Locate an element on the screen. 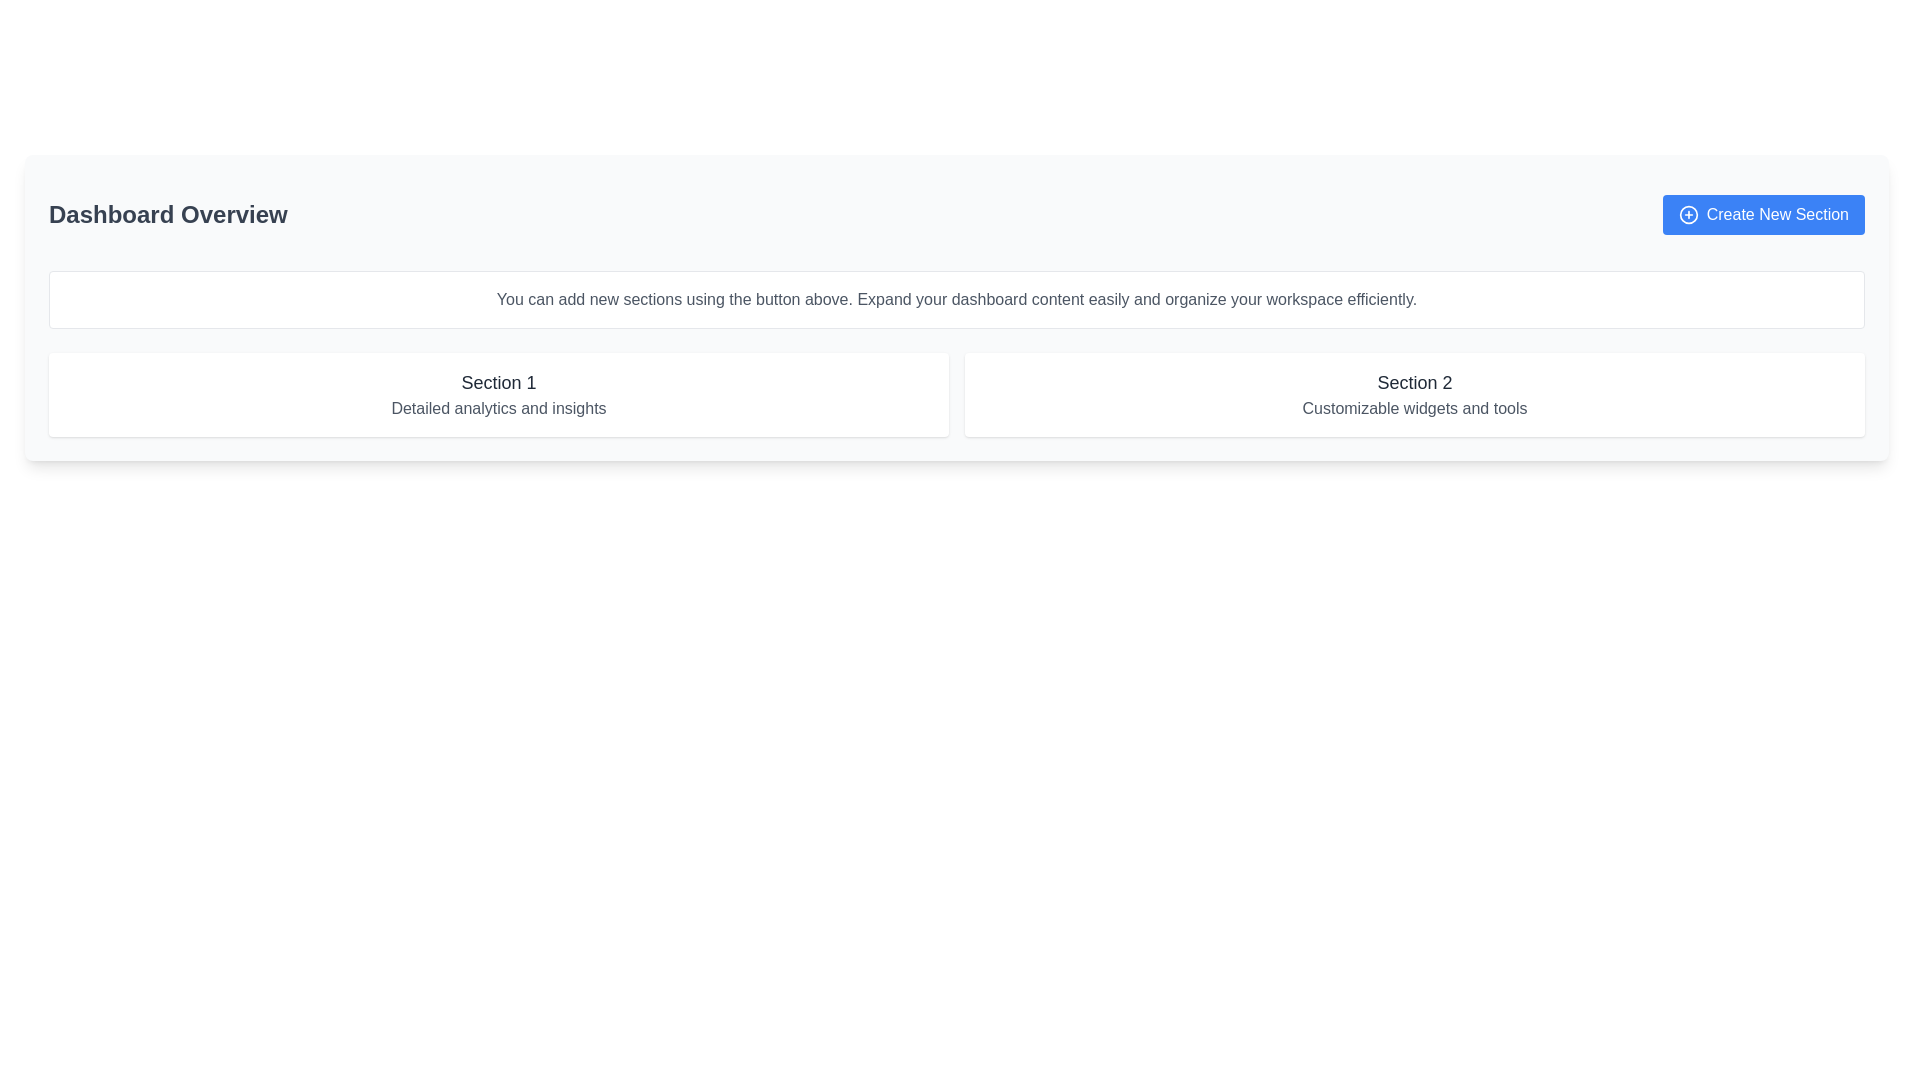 This screenshot has width=1920, height=1080. the text label that serves as a descriptive label for 'Section 2', positioned below the title in the right section of the dashboard is located at coordinates (1414, 407).